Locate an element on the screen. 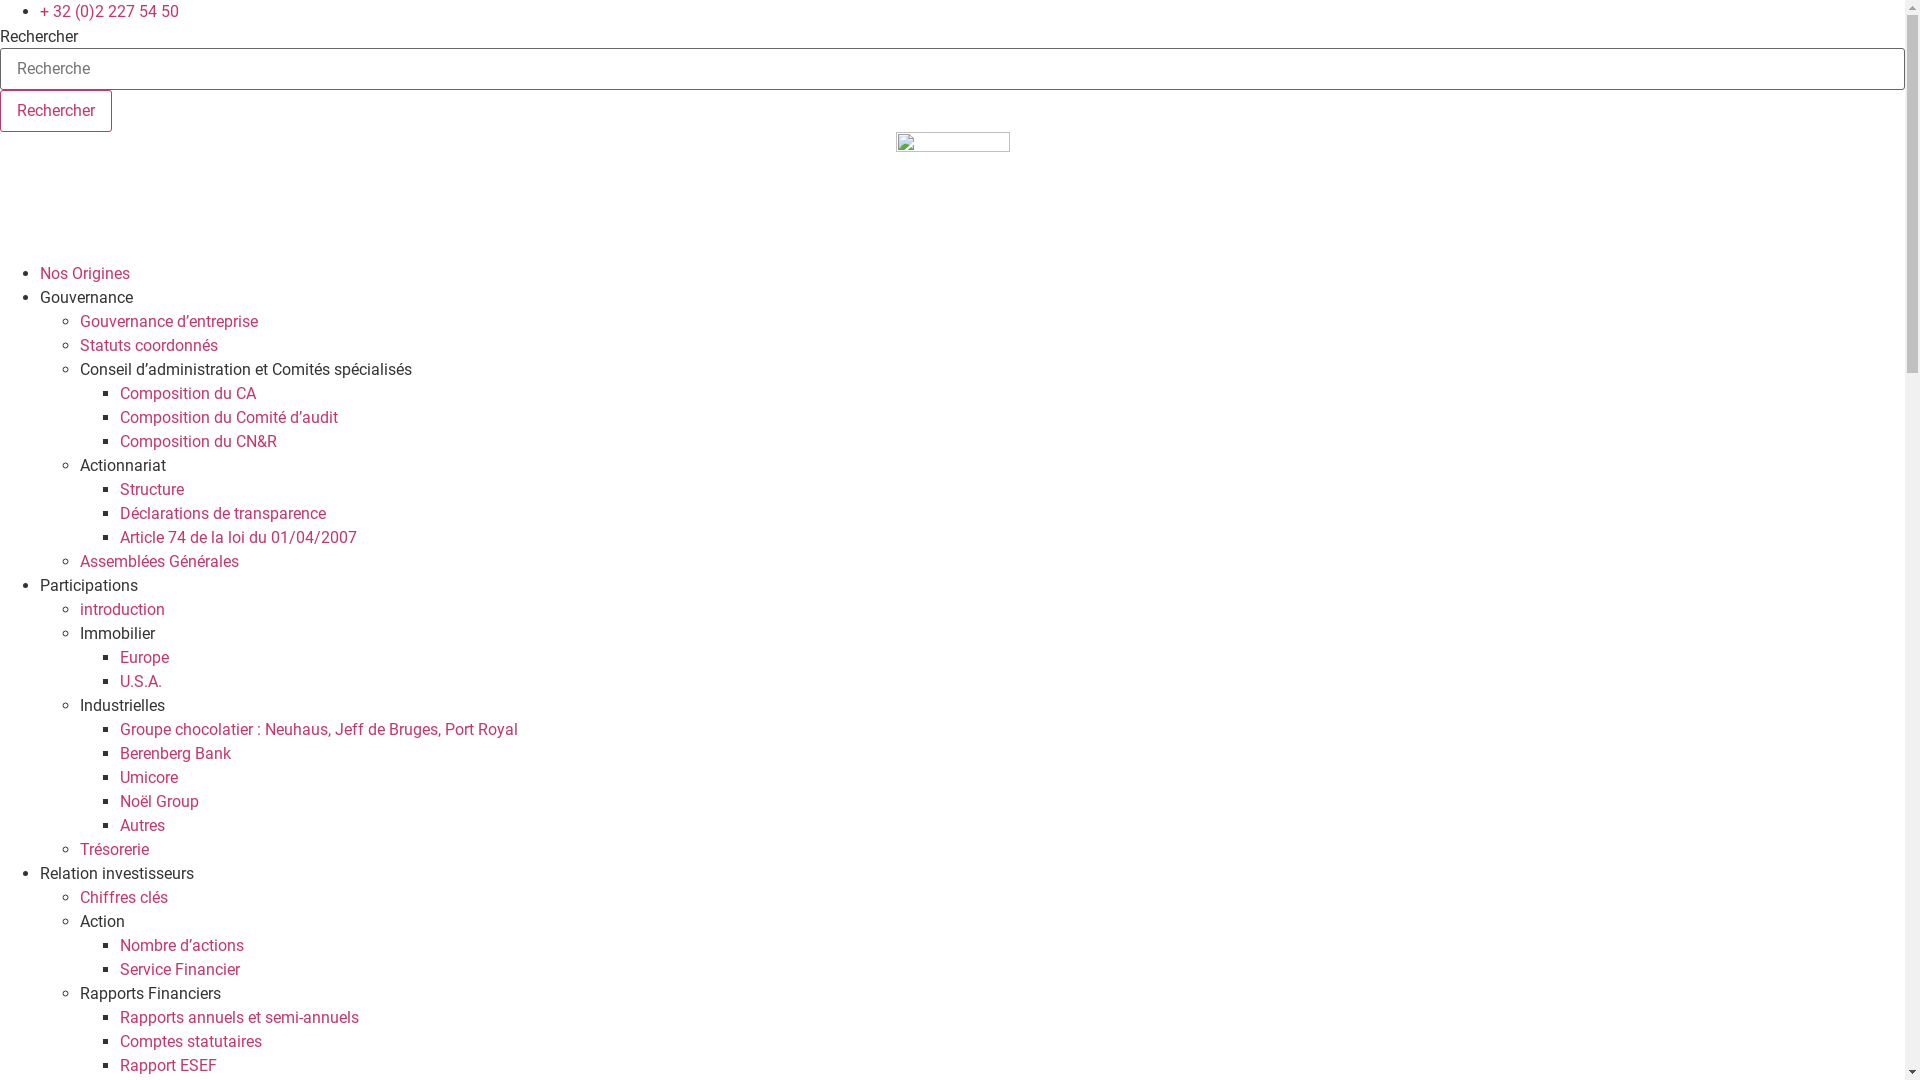 The width and height of the screenshot is (1920, 1080). '+ 32 (0)2 227 54 50' is located at coordinates (108, 11).